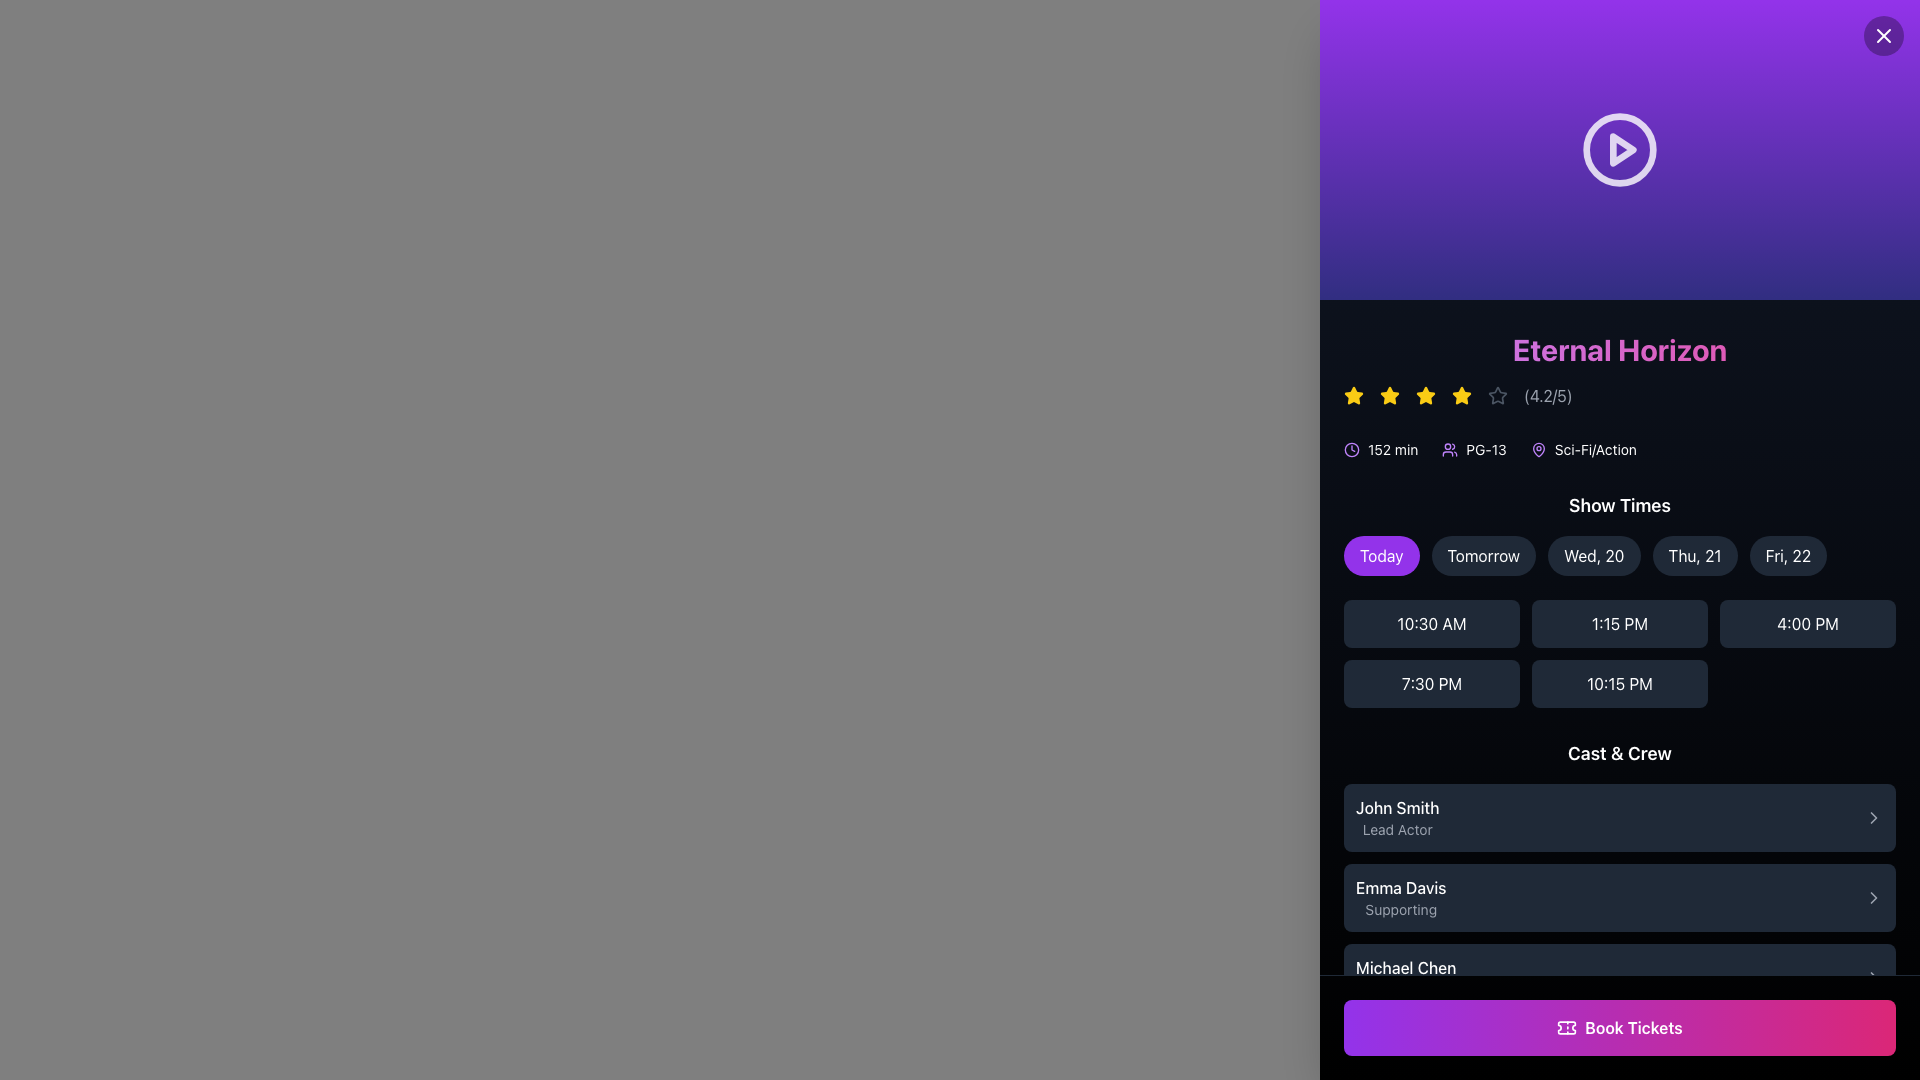 The image size is (1920, 1080). What do you see at coordinates (1620, 682) in the screenshot?
I see `the button labeled '10:15 PM', which is the last button in the 'Show Times' grid layout` at bounding box center [1620, 682].